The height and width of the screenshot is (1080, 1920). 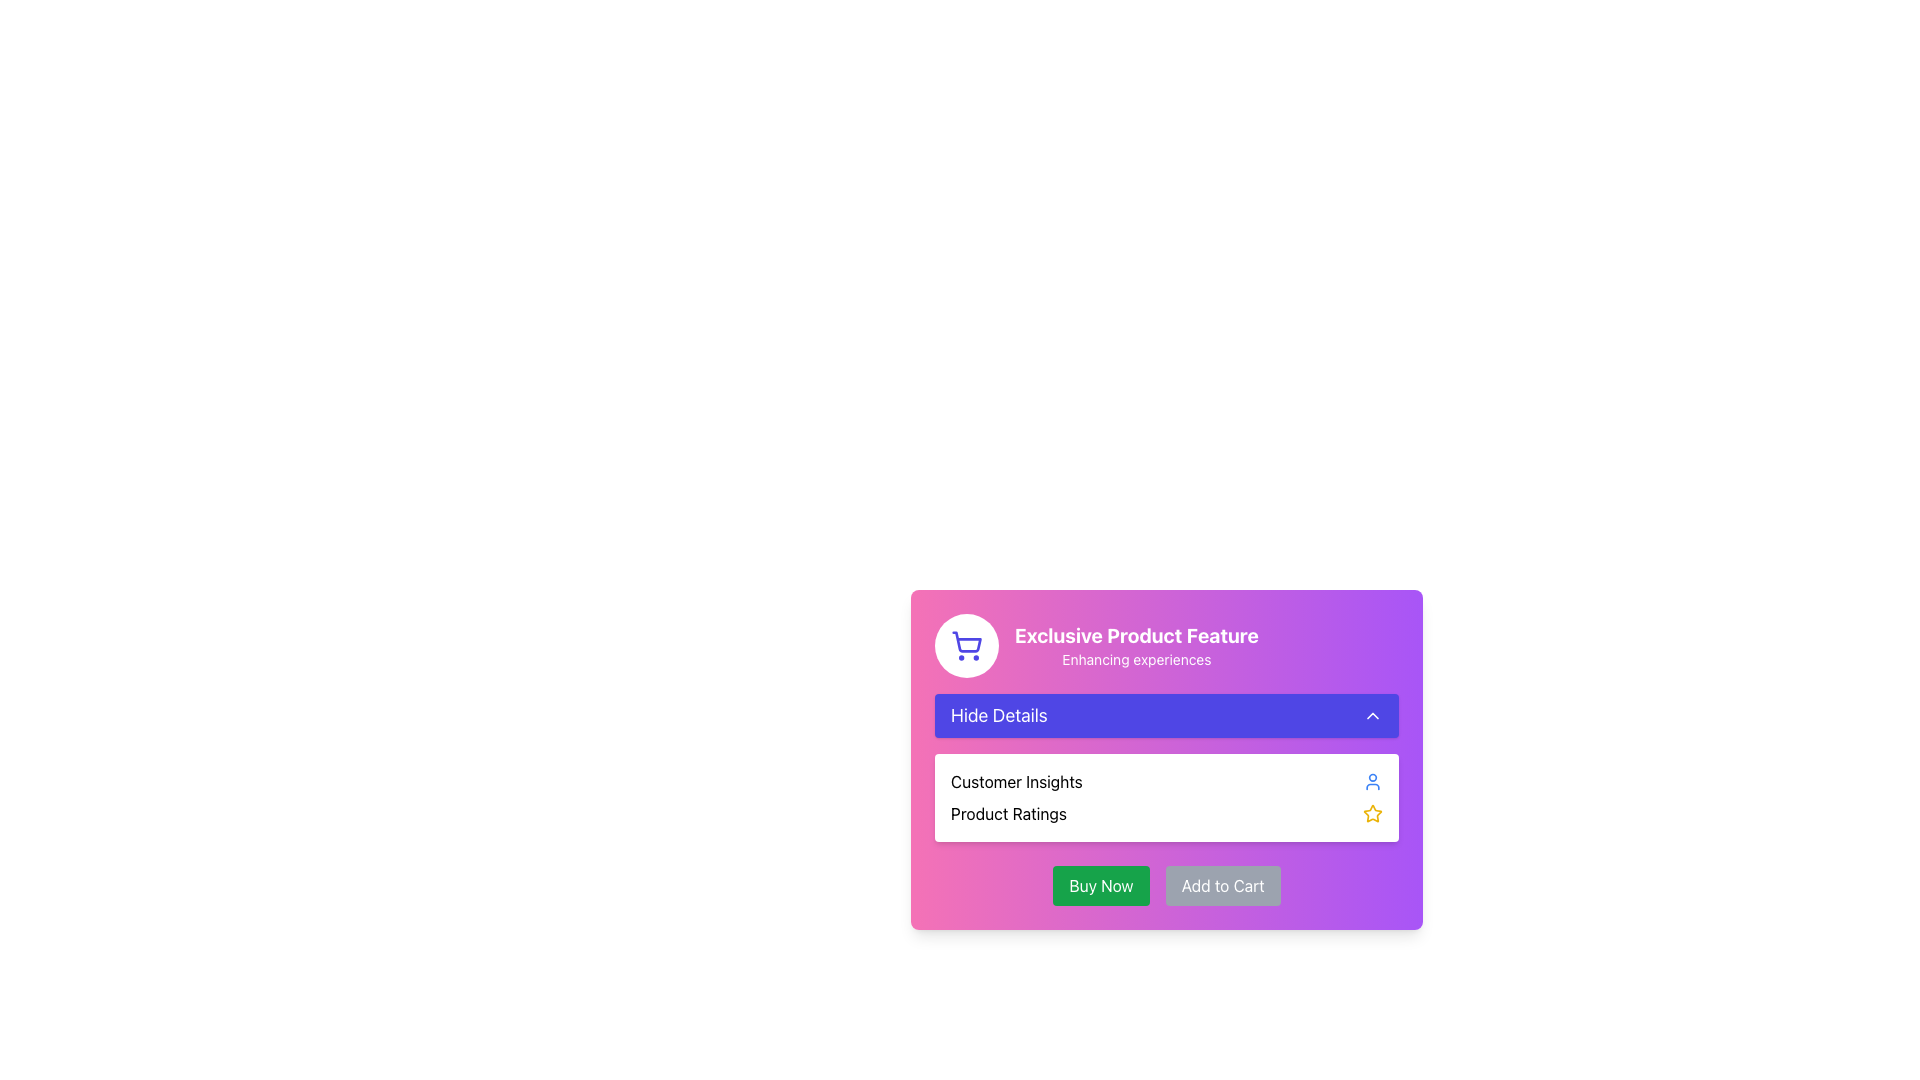 I want to click on the star icon with a yellow outline located in the 'Product Ratings' row to rate or interact, so click(x=1371, y=813).